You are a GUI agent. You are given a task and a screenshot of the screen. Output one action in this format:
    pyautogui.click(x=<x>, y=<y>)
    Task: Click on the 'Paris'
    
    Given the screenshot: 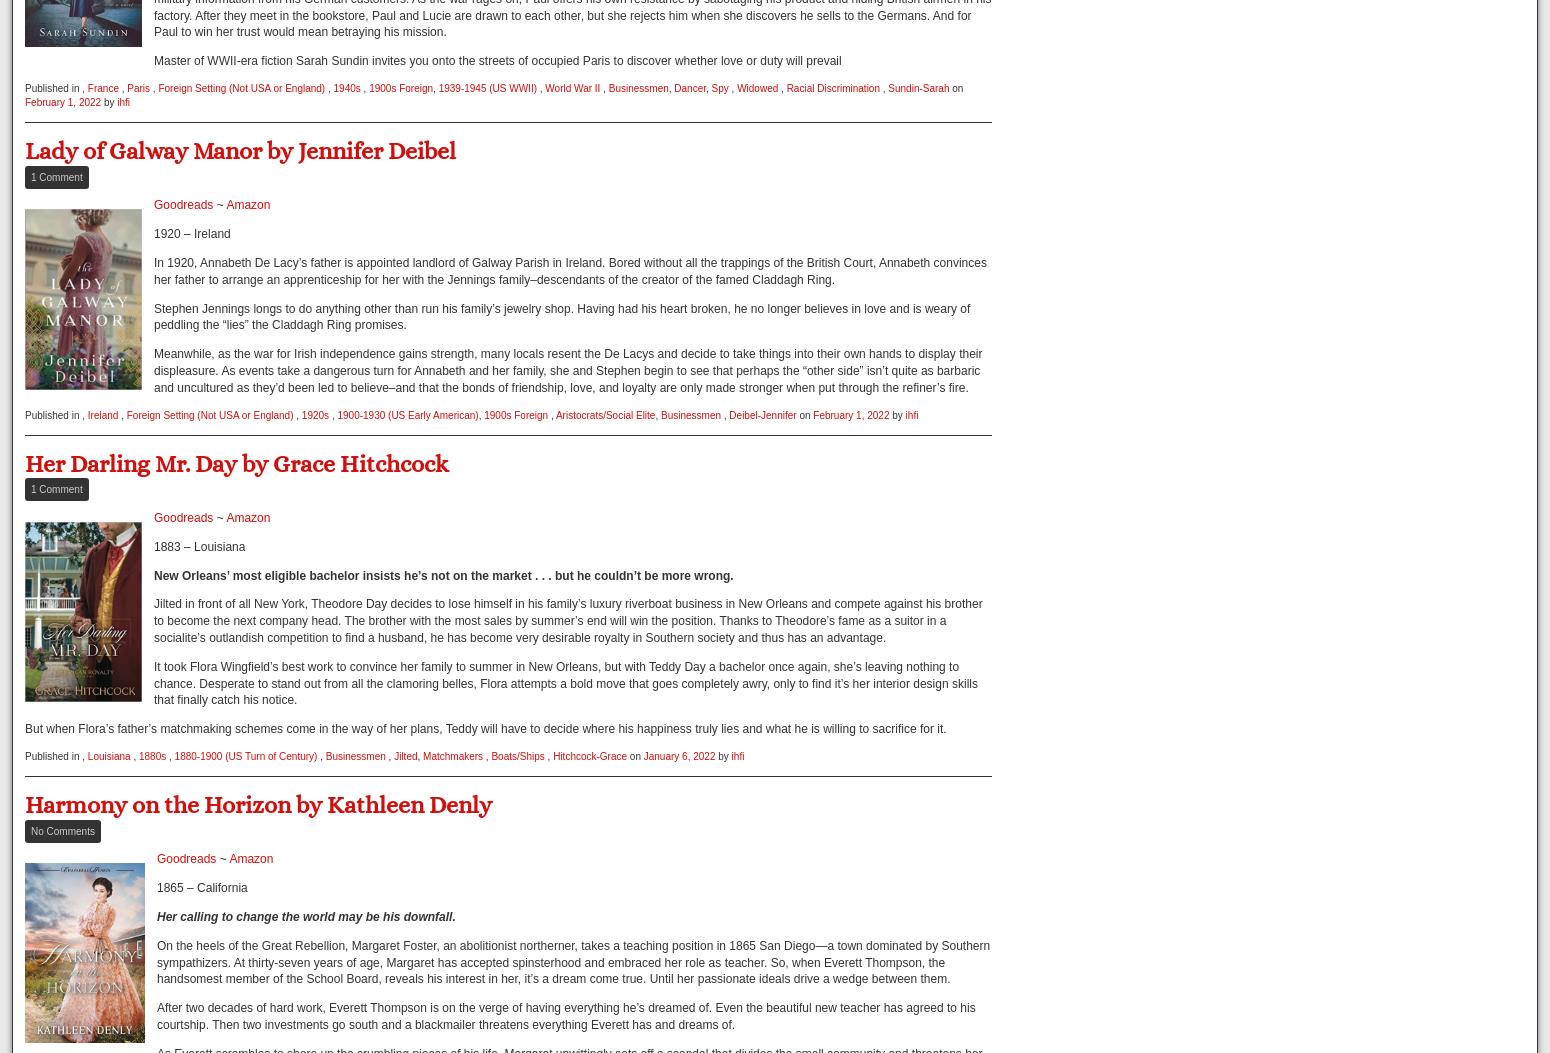 What is the action you would take?
    pyautogui.click(x=138, y=87)
    